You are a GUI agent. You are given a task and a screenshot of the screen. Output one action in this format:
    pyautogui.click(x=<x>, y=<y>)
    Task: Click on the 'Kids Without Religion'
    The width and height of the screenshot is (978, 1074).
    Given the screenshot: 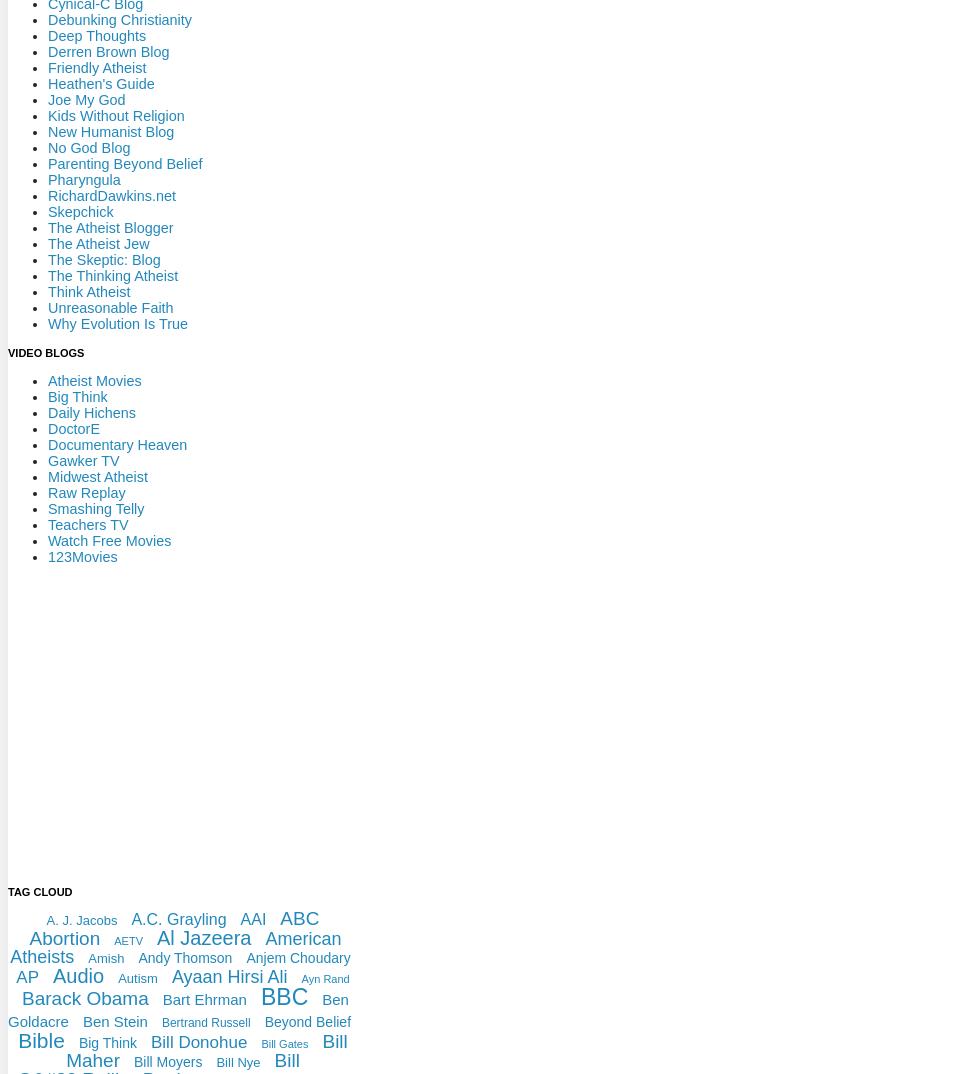 What is the action you would take?
    pyautogui.click(x=115, y=114)
    